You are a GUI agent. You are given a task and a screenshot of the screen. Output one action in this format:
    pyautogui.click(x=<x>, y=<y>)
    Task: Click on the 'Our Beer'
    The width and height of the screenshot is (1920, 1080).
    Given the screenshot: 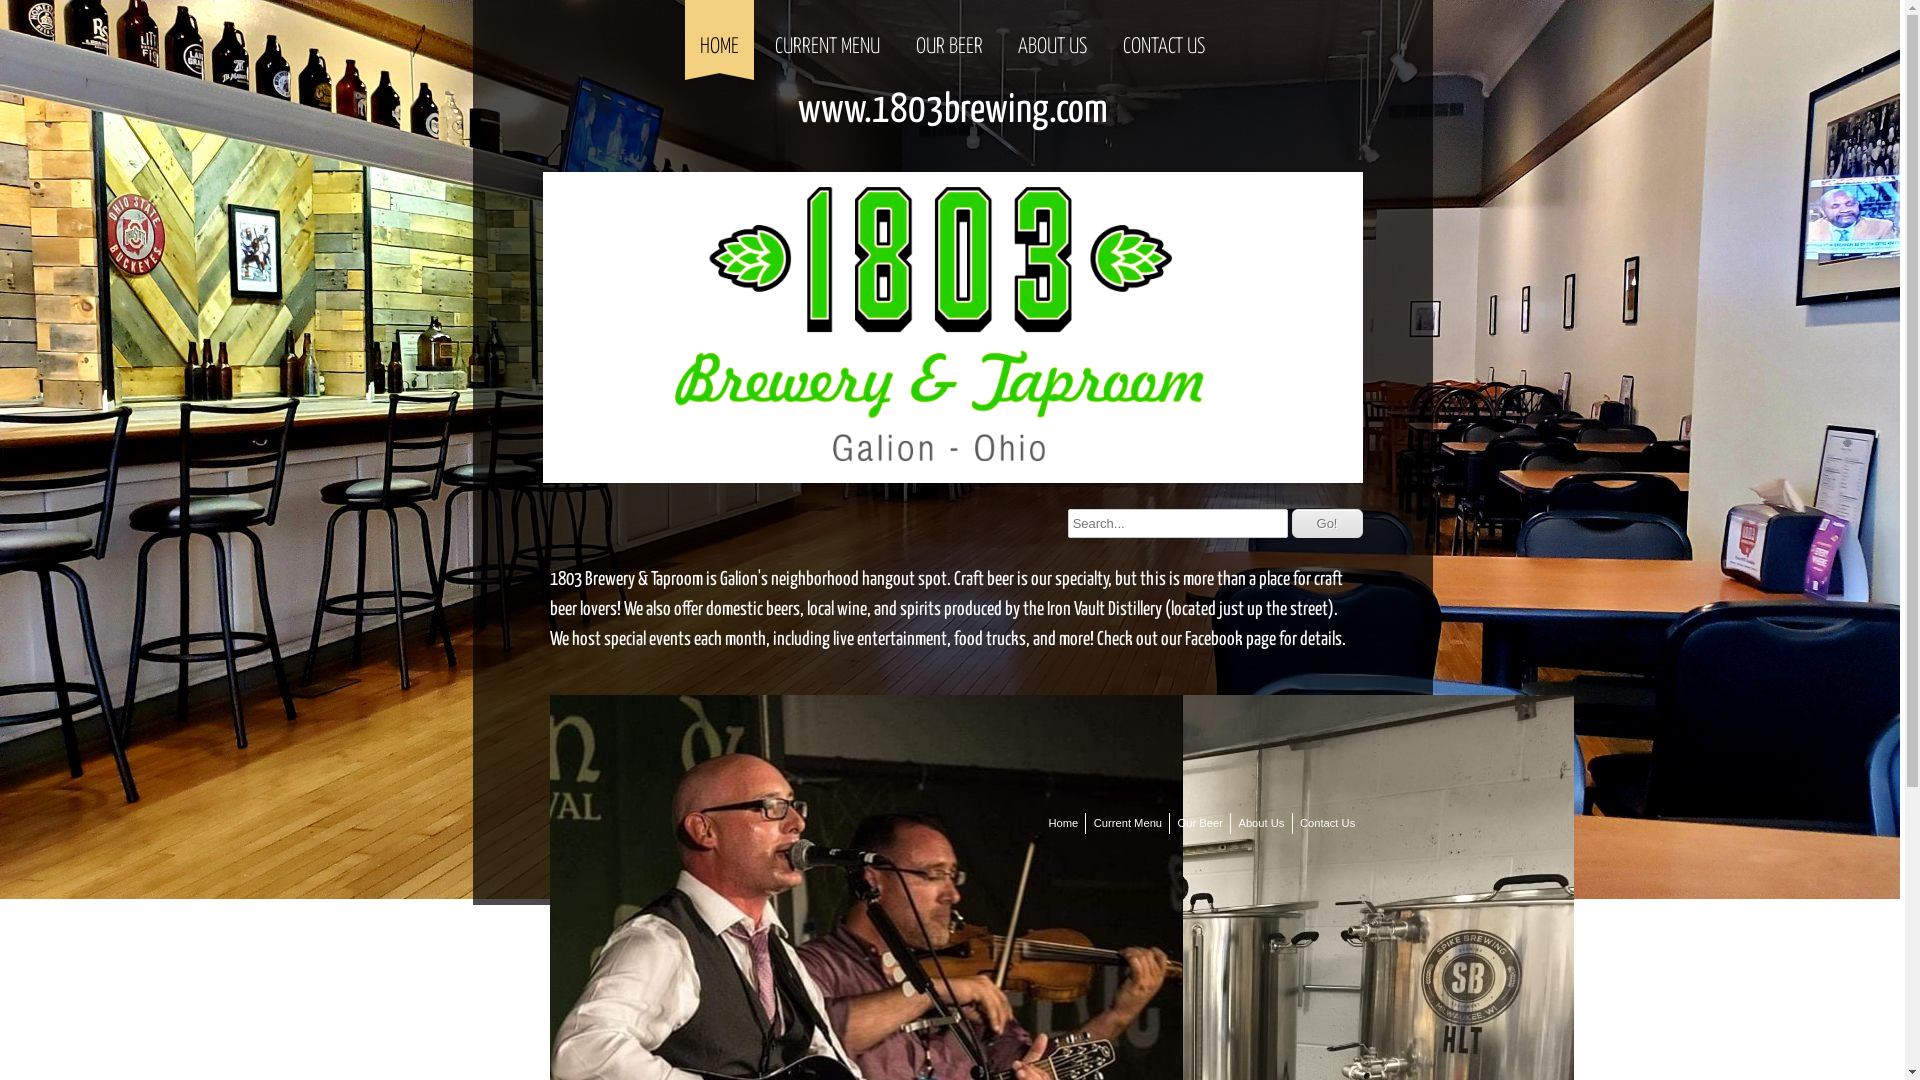 What is the action you would take?
    pyautogui.click(x=1200, y=823)
    